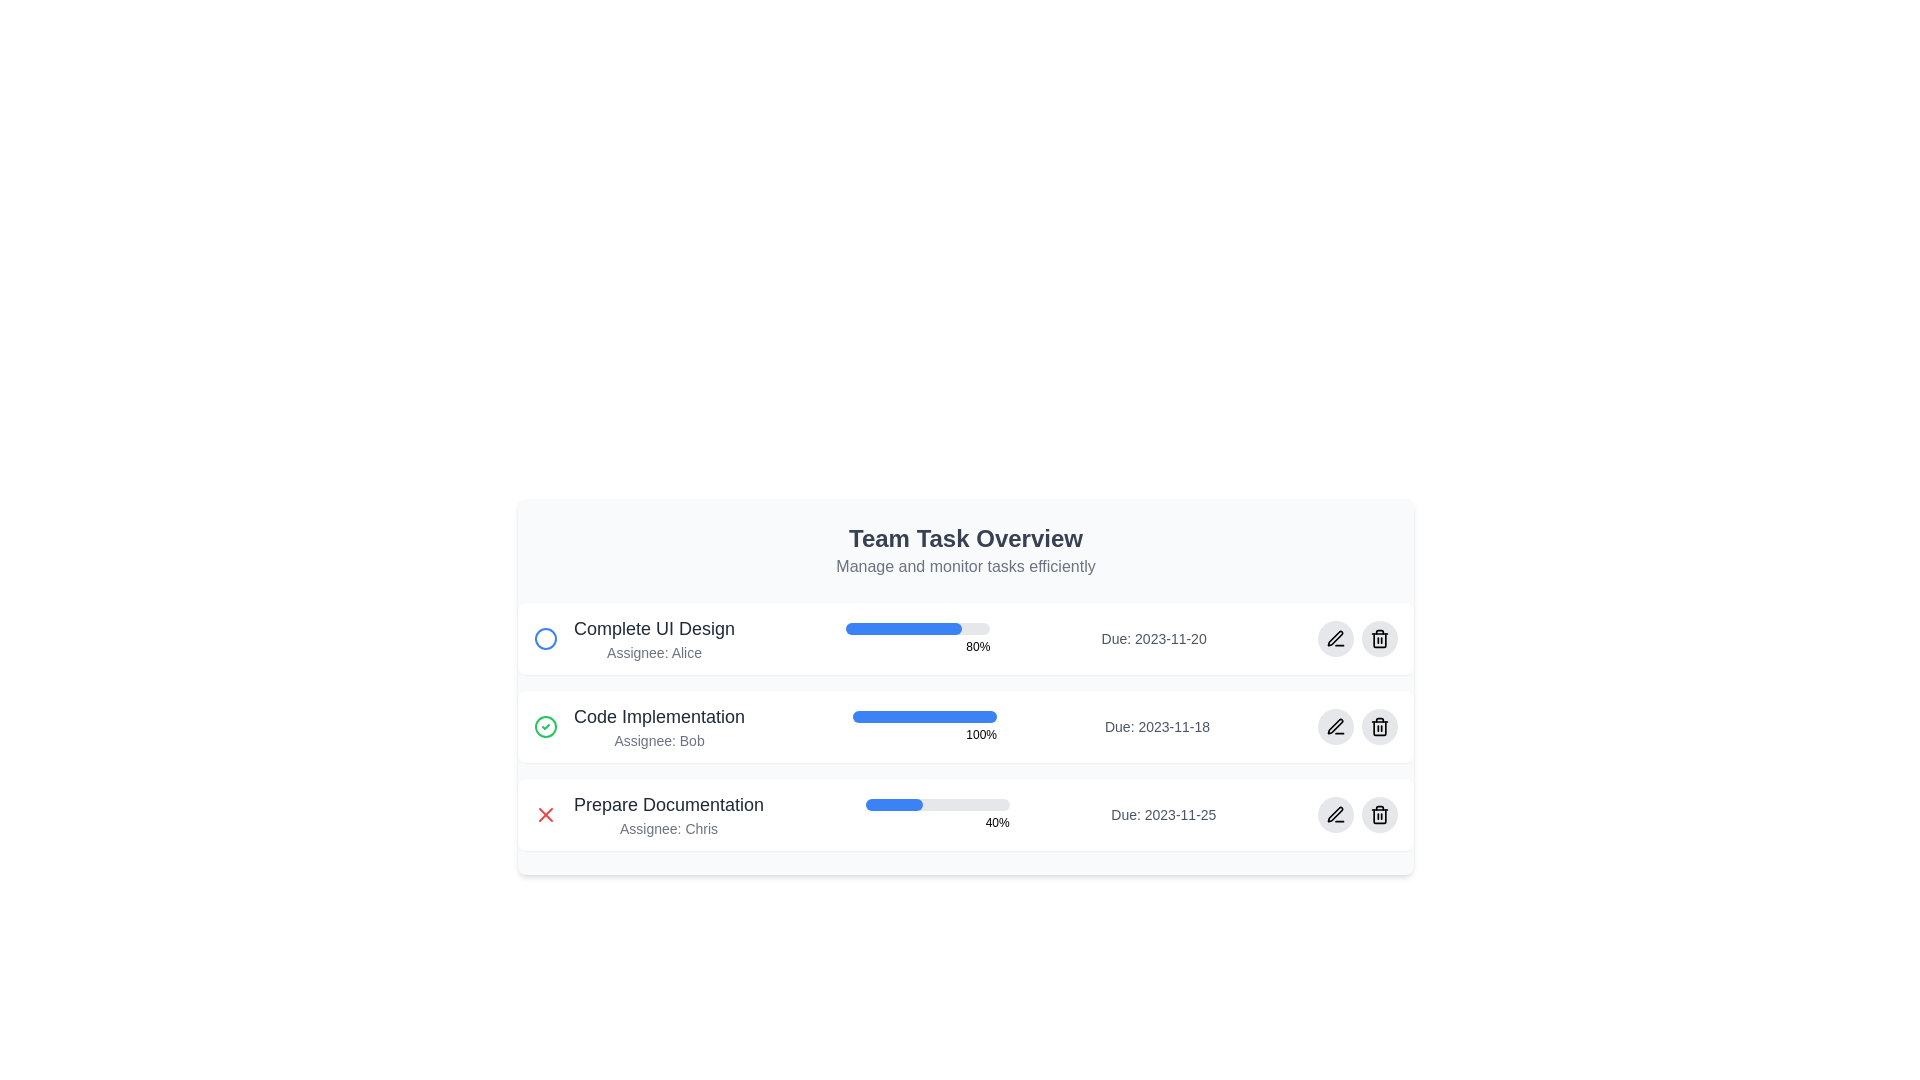  I want to click on the progress bar for the 'Prepare Documentation' task, which has a gray background and a blue fill at 40% width, located in the third row of the task list, so click(936, 804).